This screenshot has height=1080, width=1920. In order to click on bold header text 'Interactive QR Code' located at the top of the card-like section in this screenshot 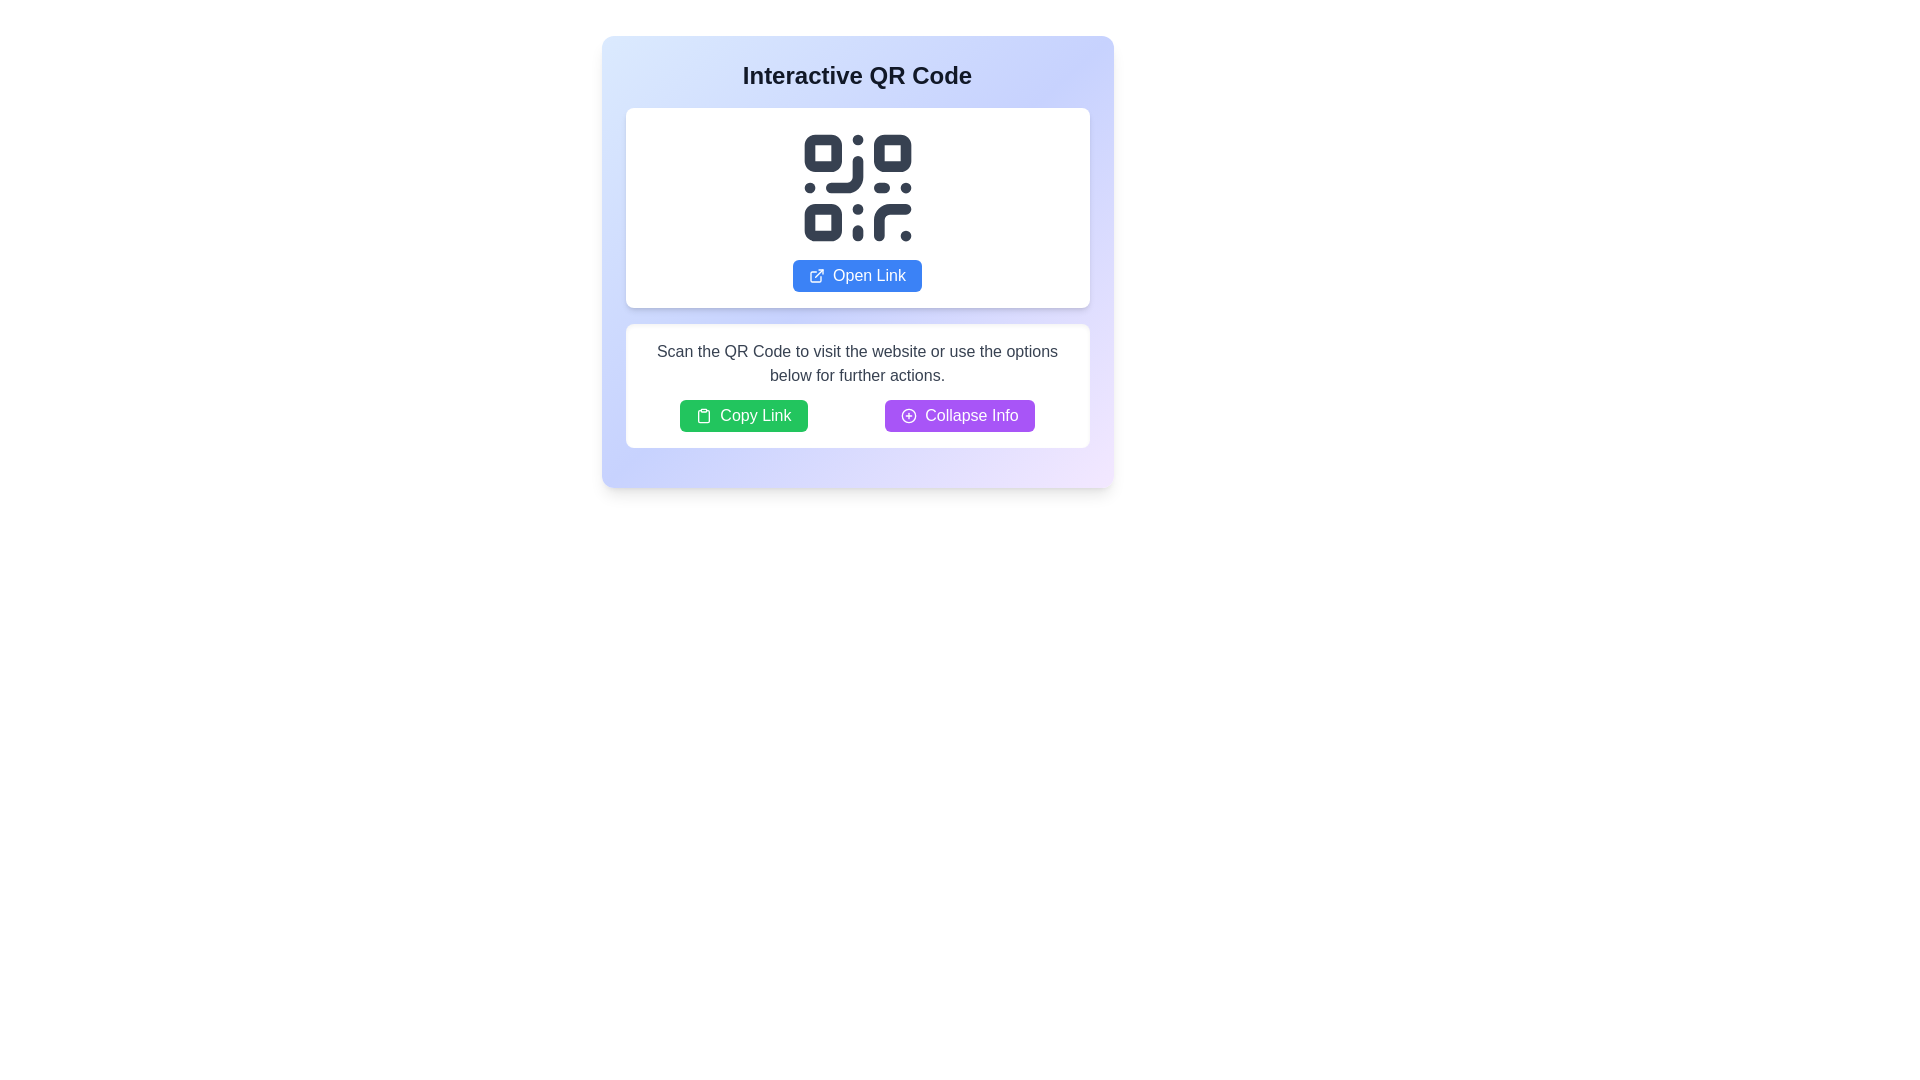, I will do `click(857, 75)`.